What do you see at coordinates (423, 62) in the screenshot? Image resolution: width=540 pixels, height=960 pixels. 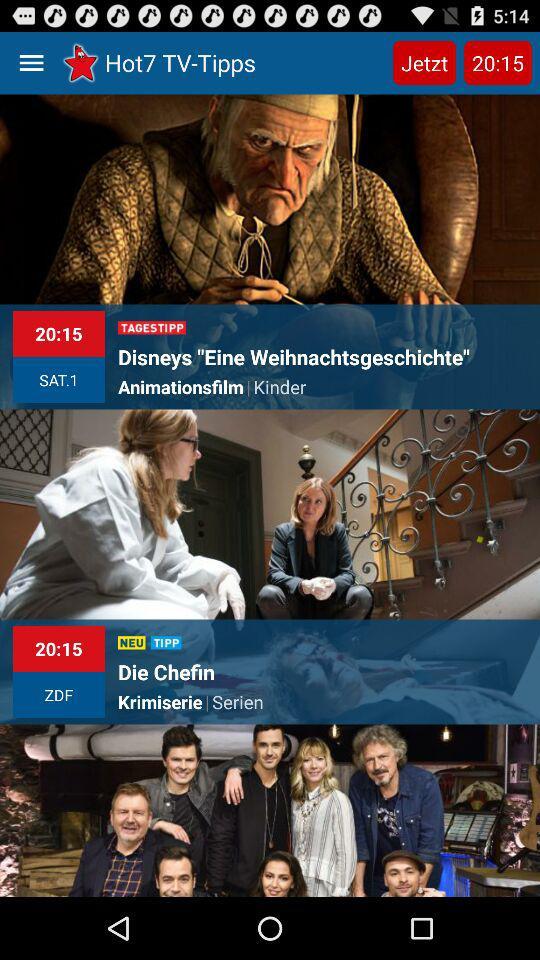 I see `the jetzt item` at bounding box center [423, 62].